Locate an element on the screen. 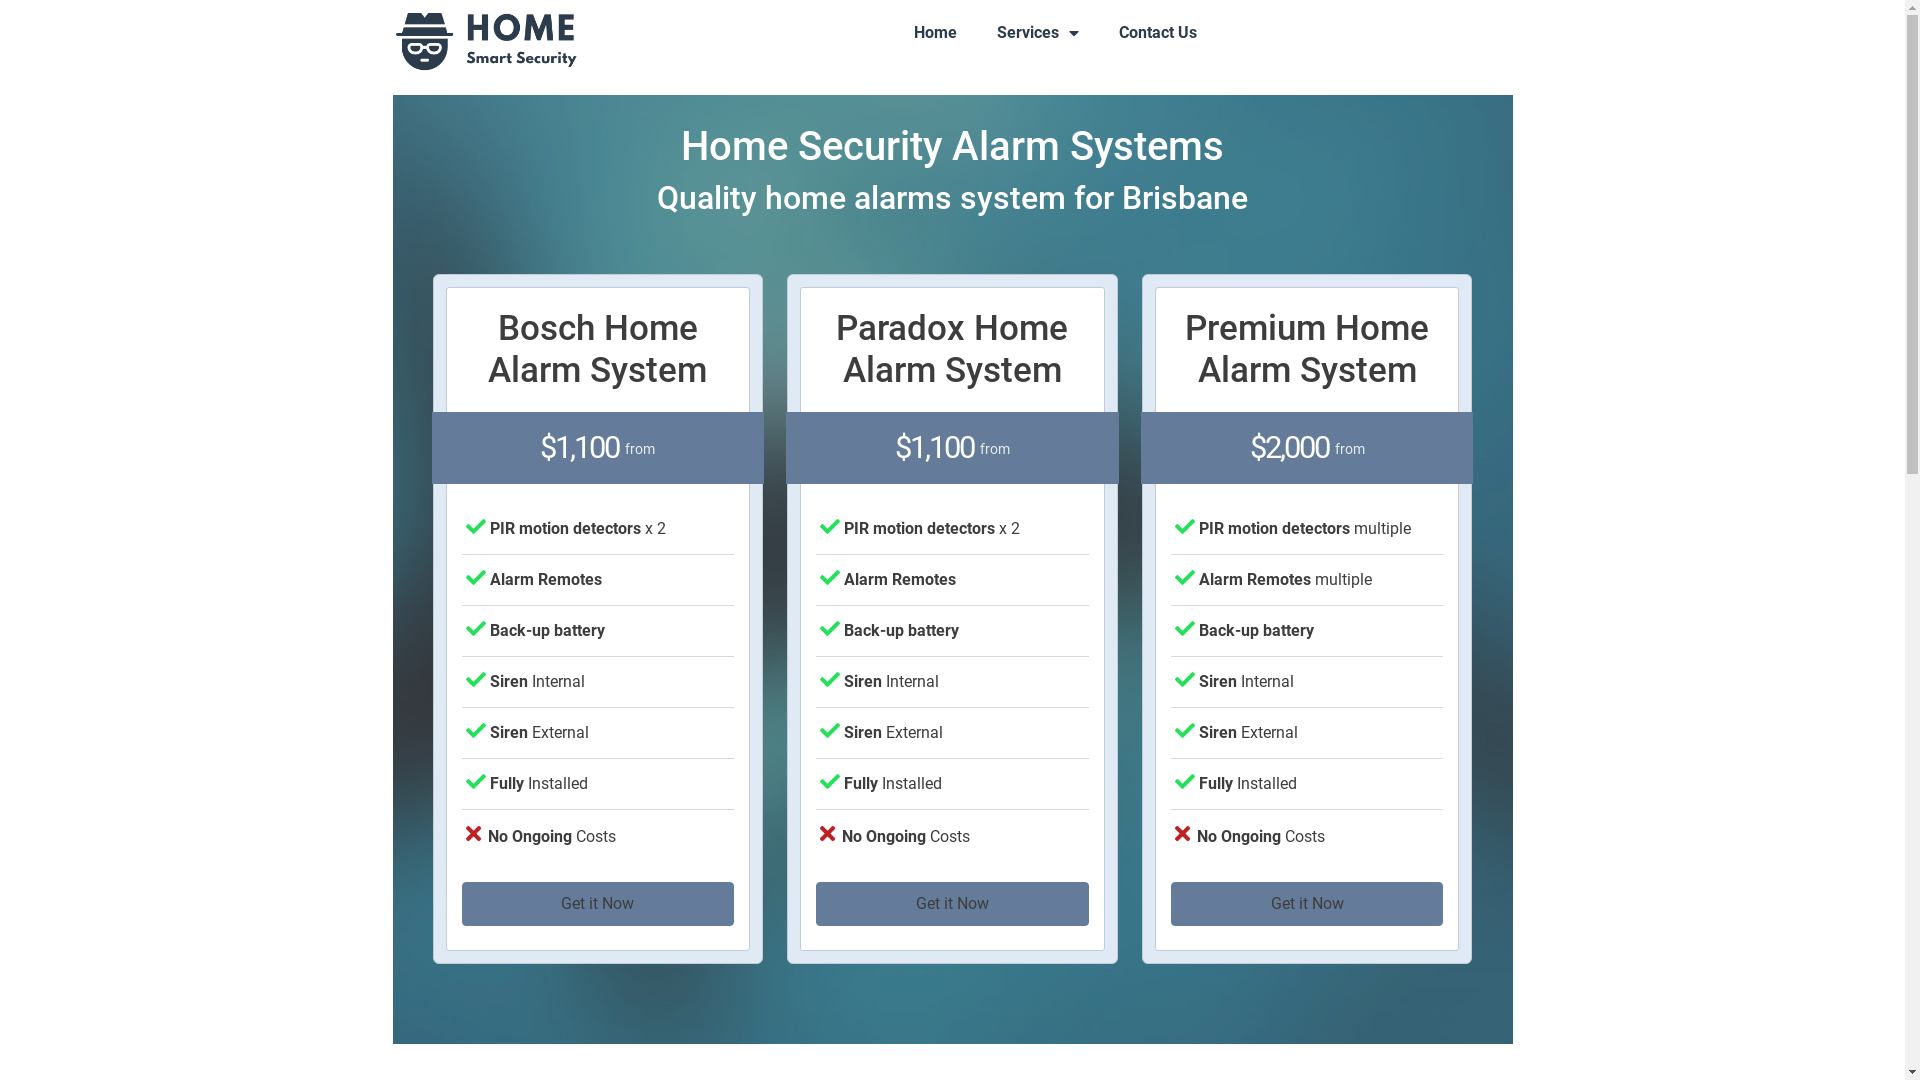  'Get it Now' is located at coordinates (951, 903).